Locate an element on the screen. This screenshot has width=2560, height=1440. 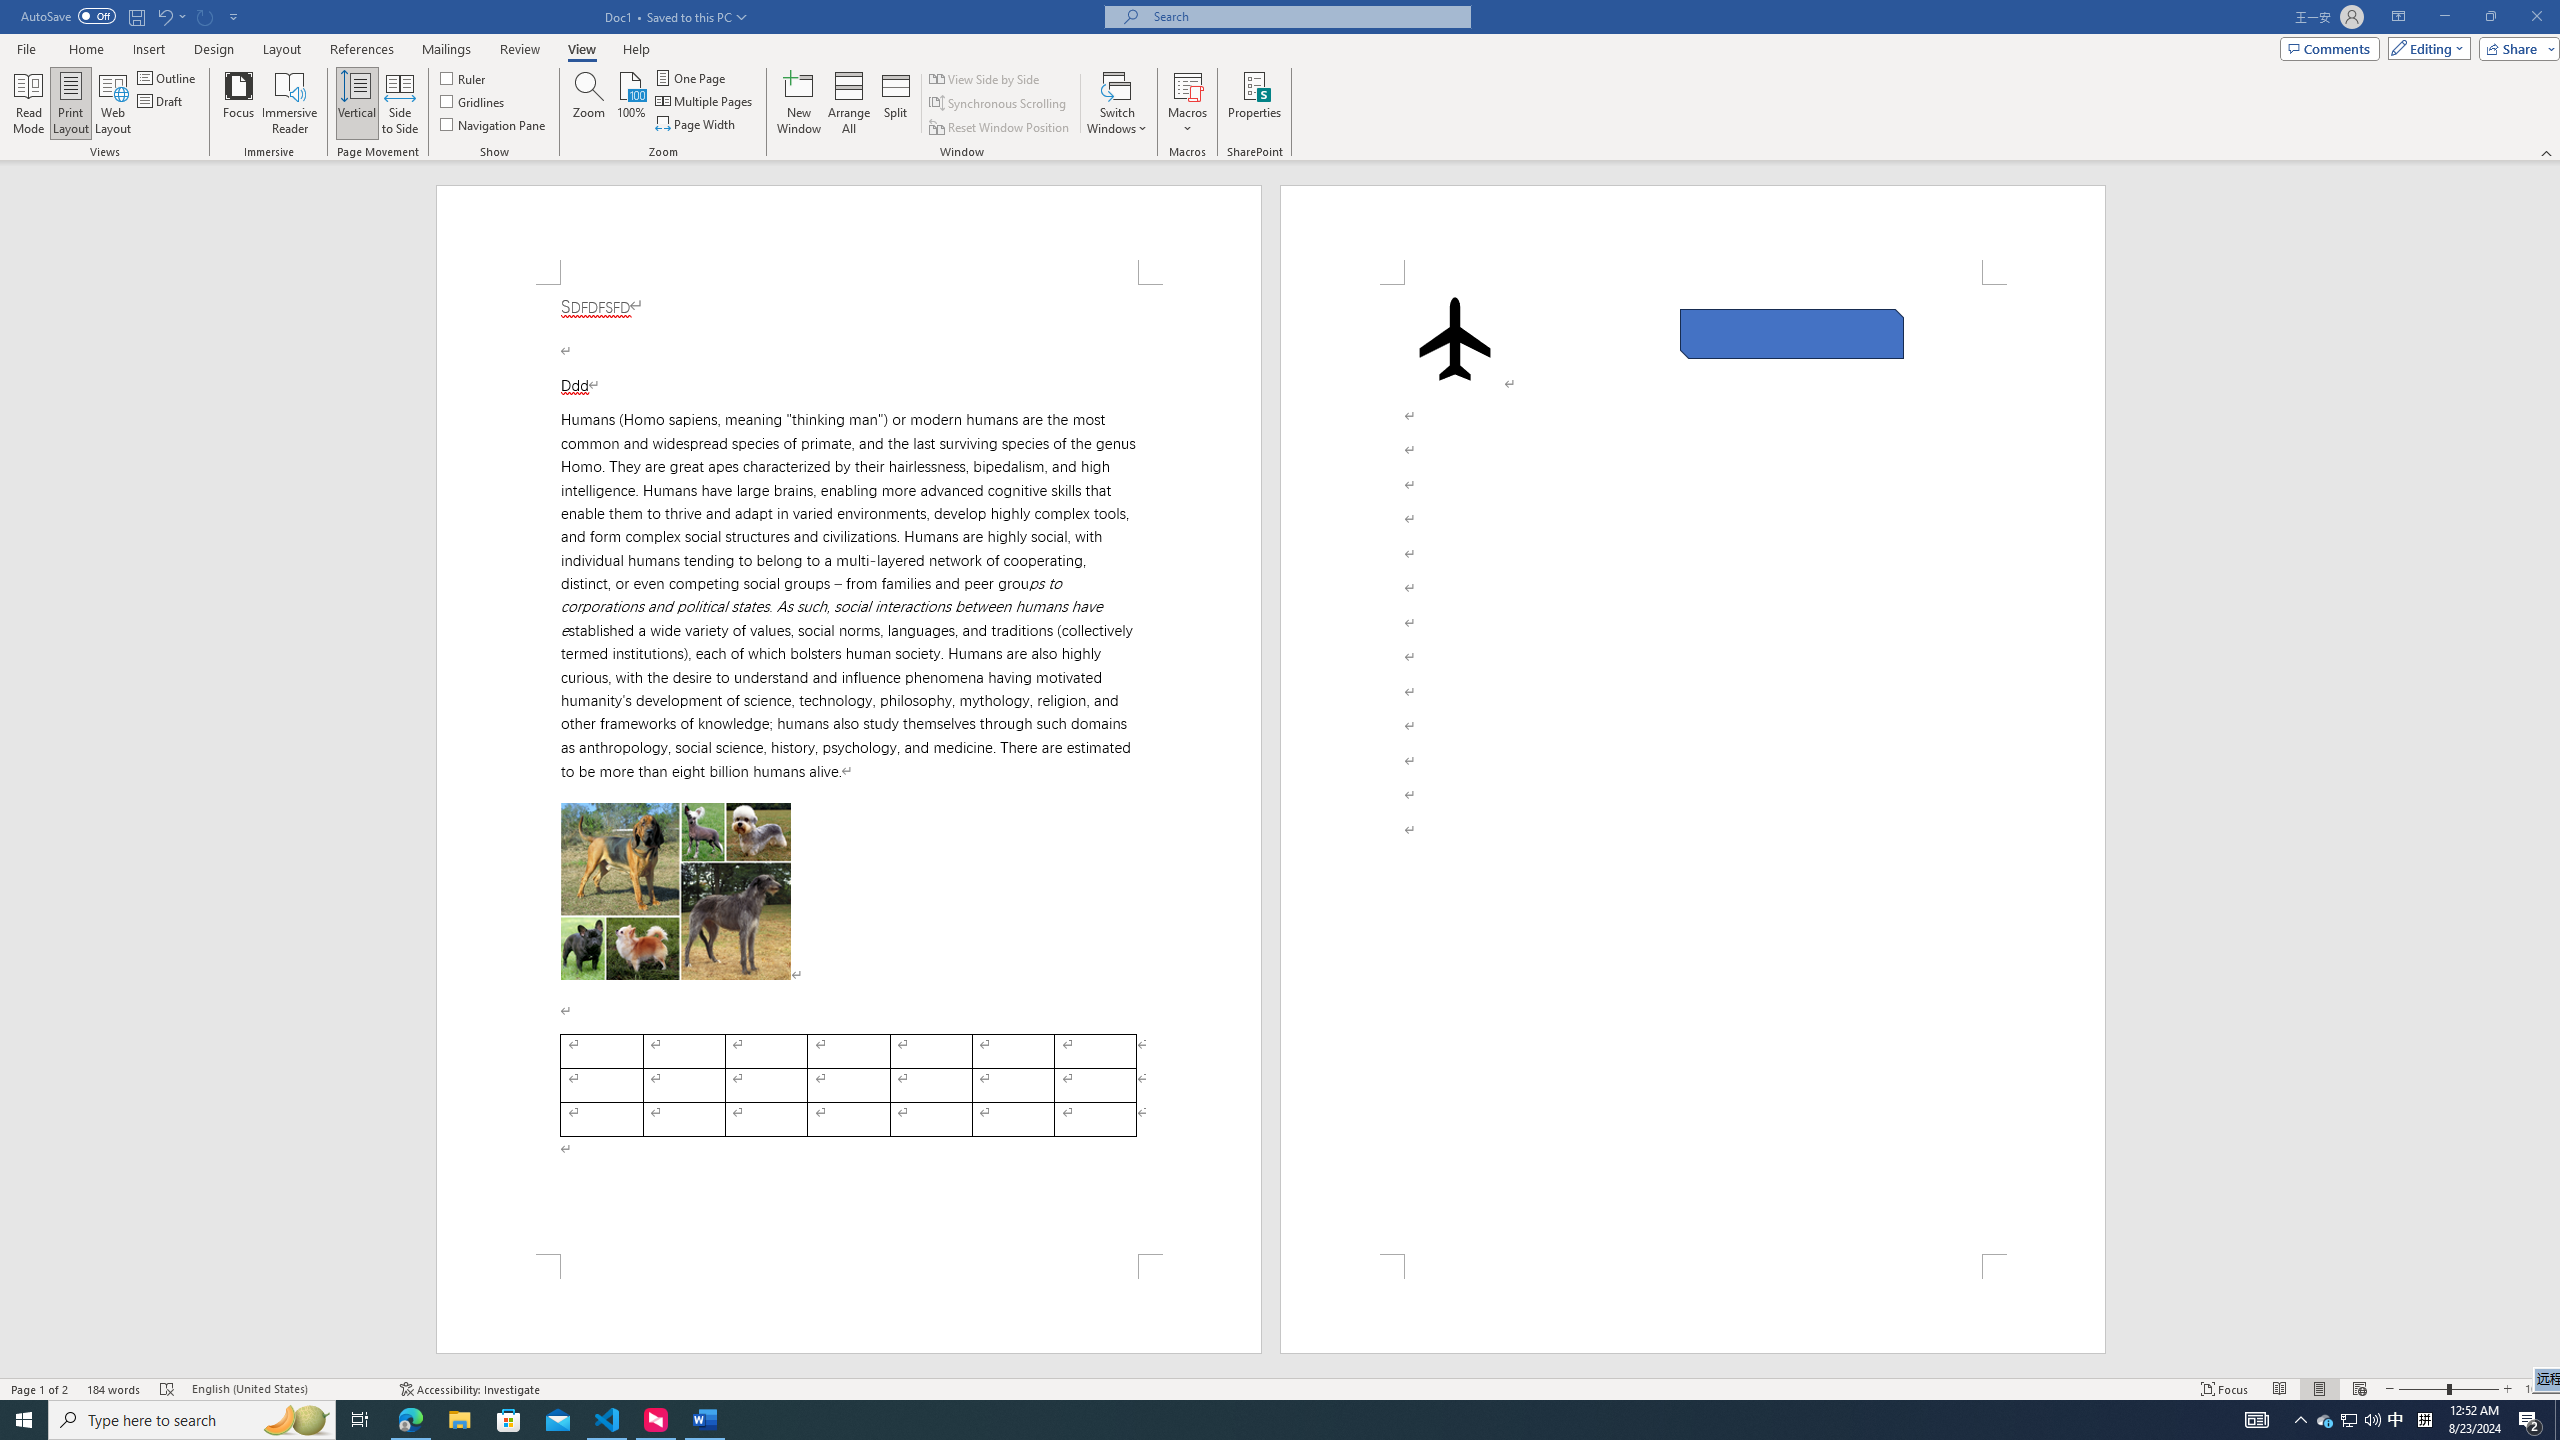
'Notification Chevron' is located at coordinates (2300, 1418).